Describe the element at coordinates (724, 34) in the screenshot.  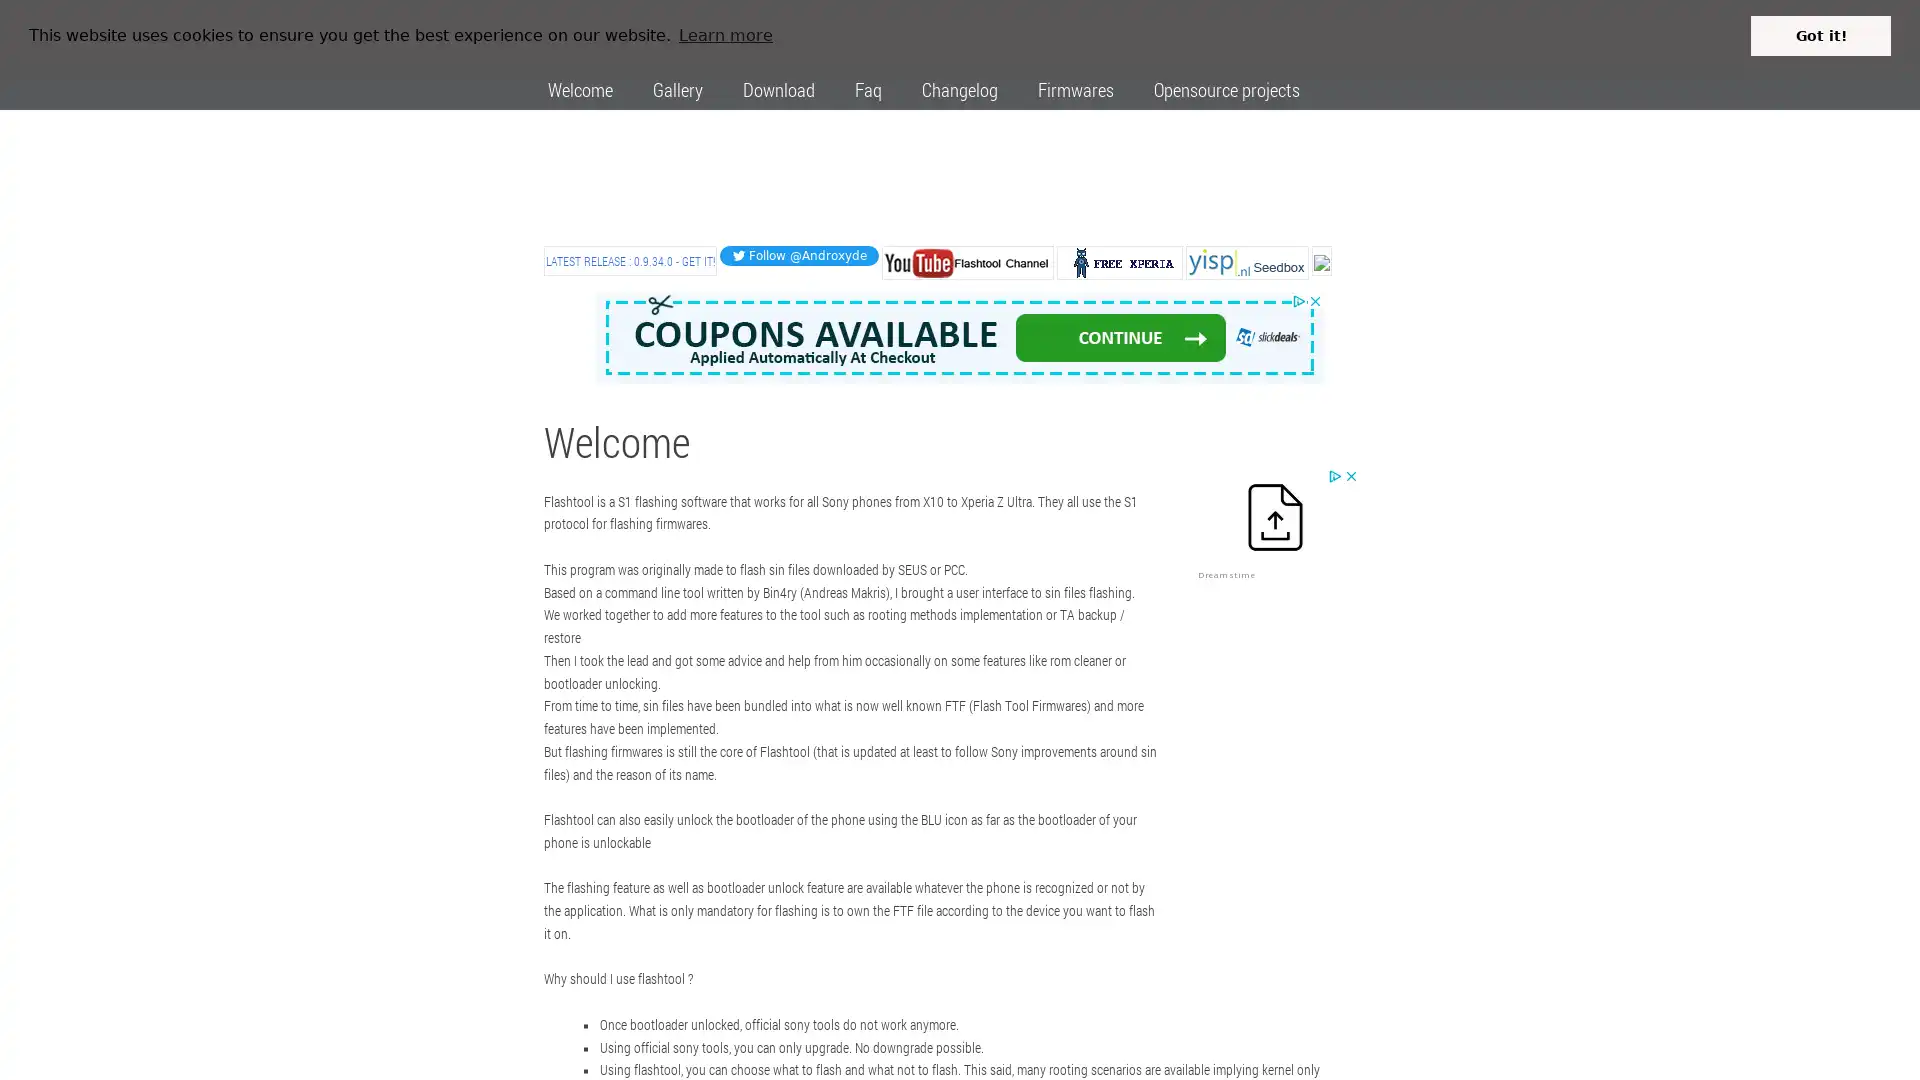
I see `learn more about cookies` at that location.